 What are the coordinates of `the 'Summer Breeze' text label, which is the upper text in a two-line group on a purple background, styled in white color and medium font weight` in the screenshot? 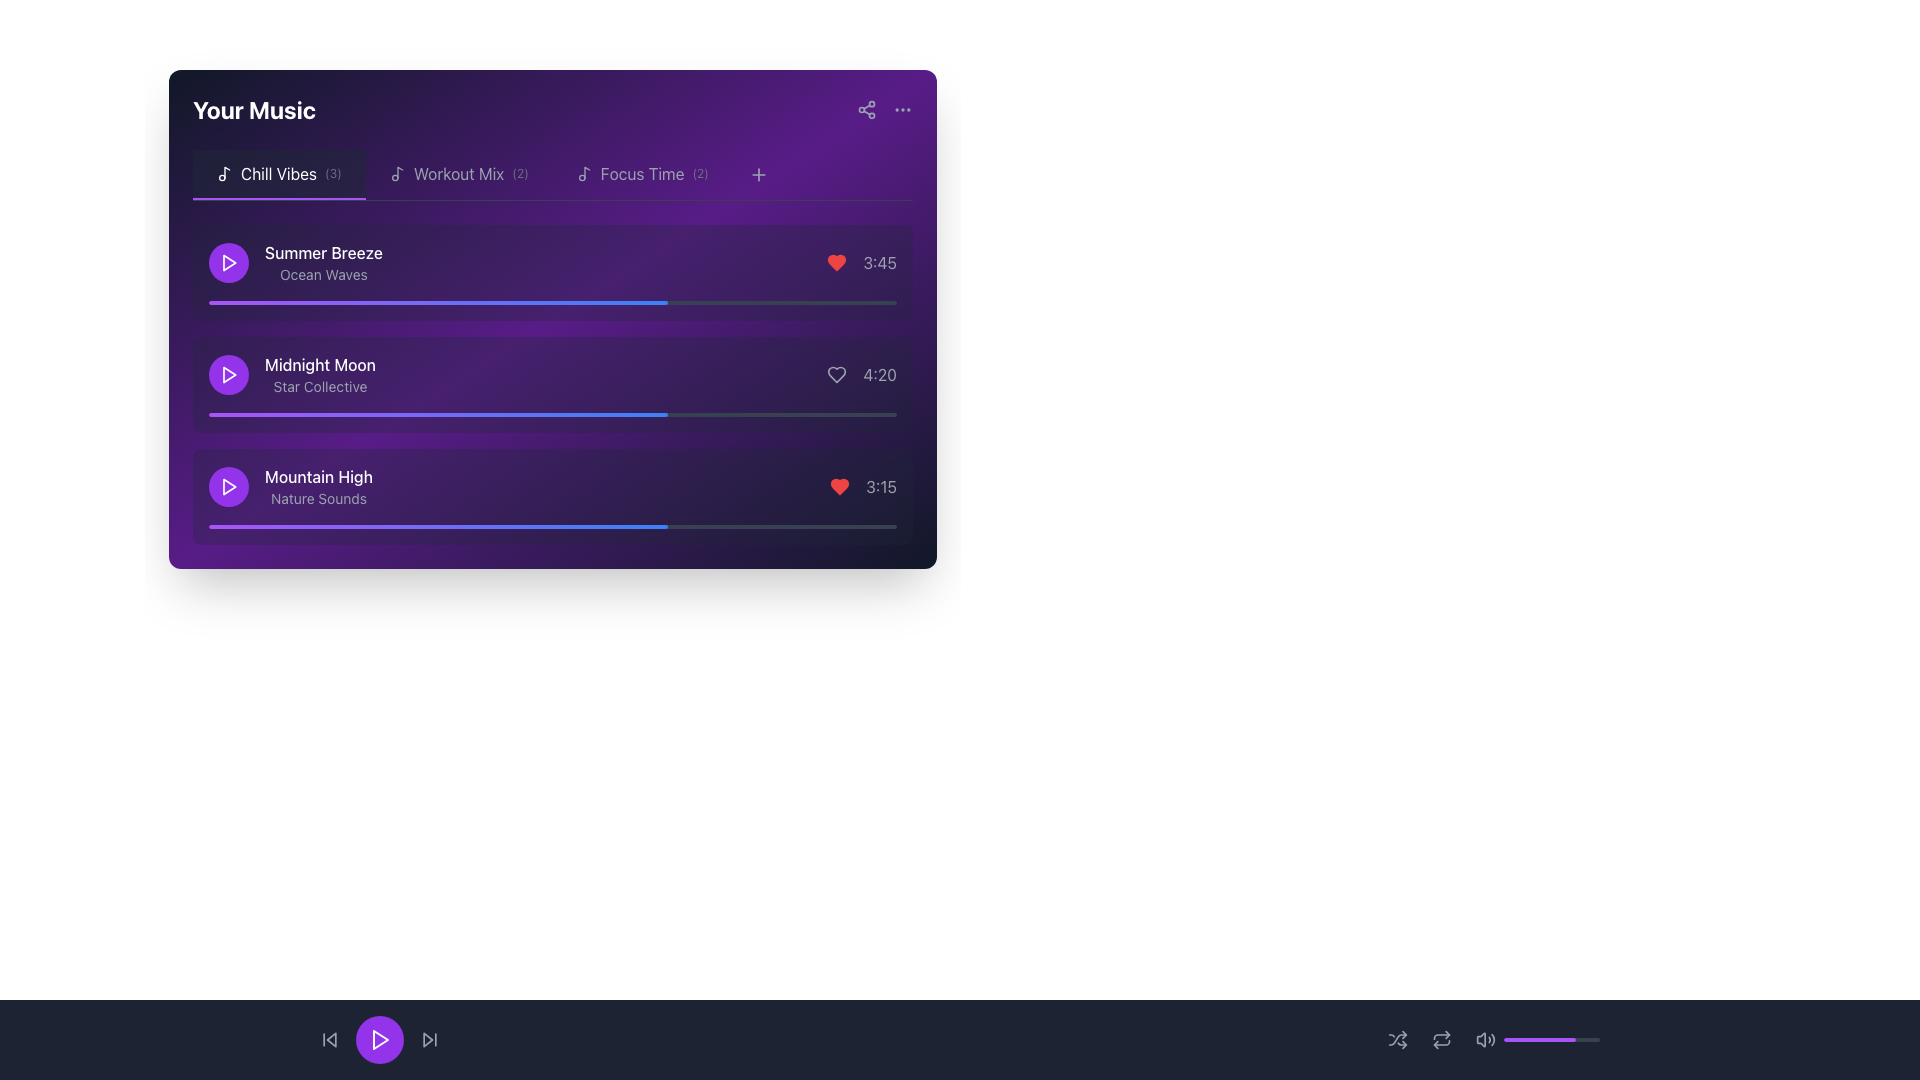 It's located at (323, 252).